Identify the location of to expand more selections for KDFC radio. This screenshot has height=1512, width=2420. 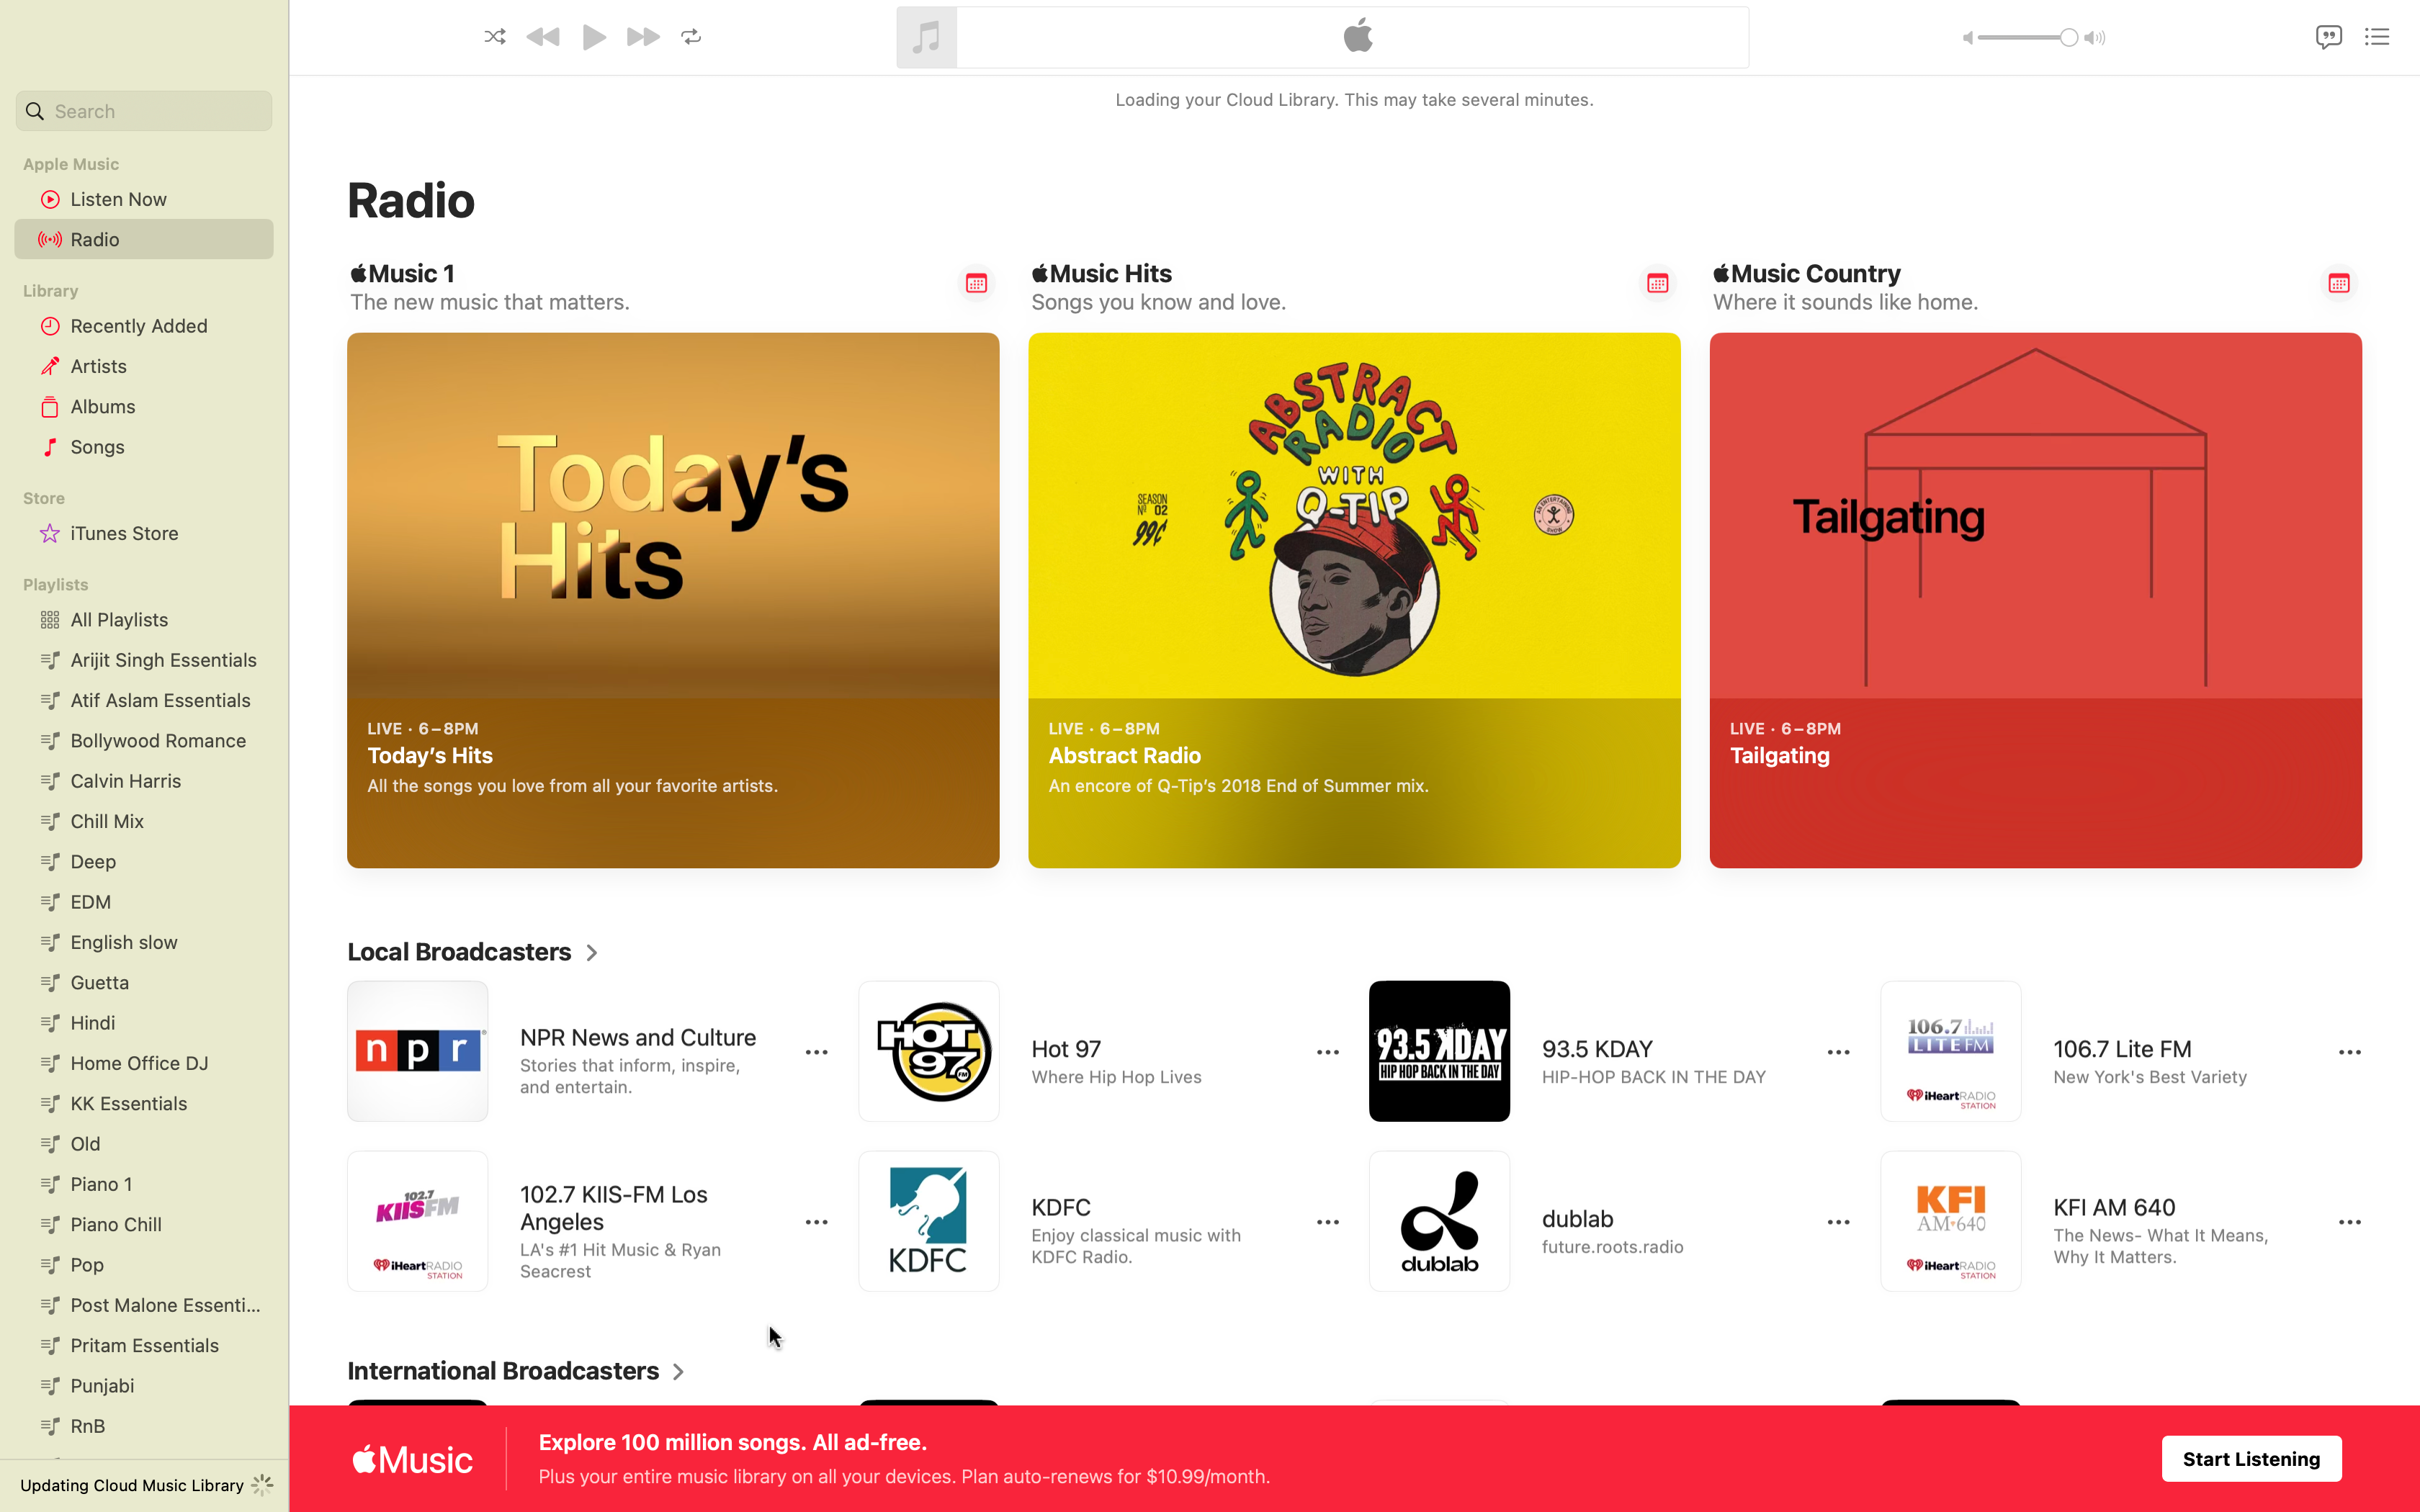
(1328, 1223).